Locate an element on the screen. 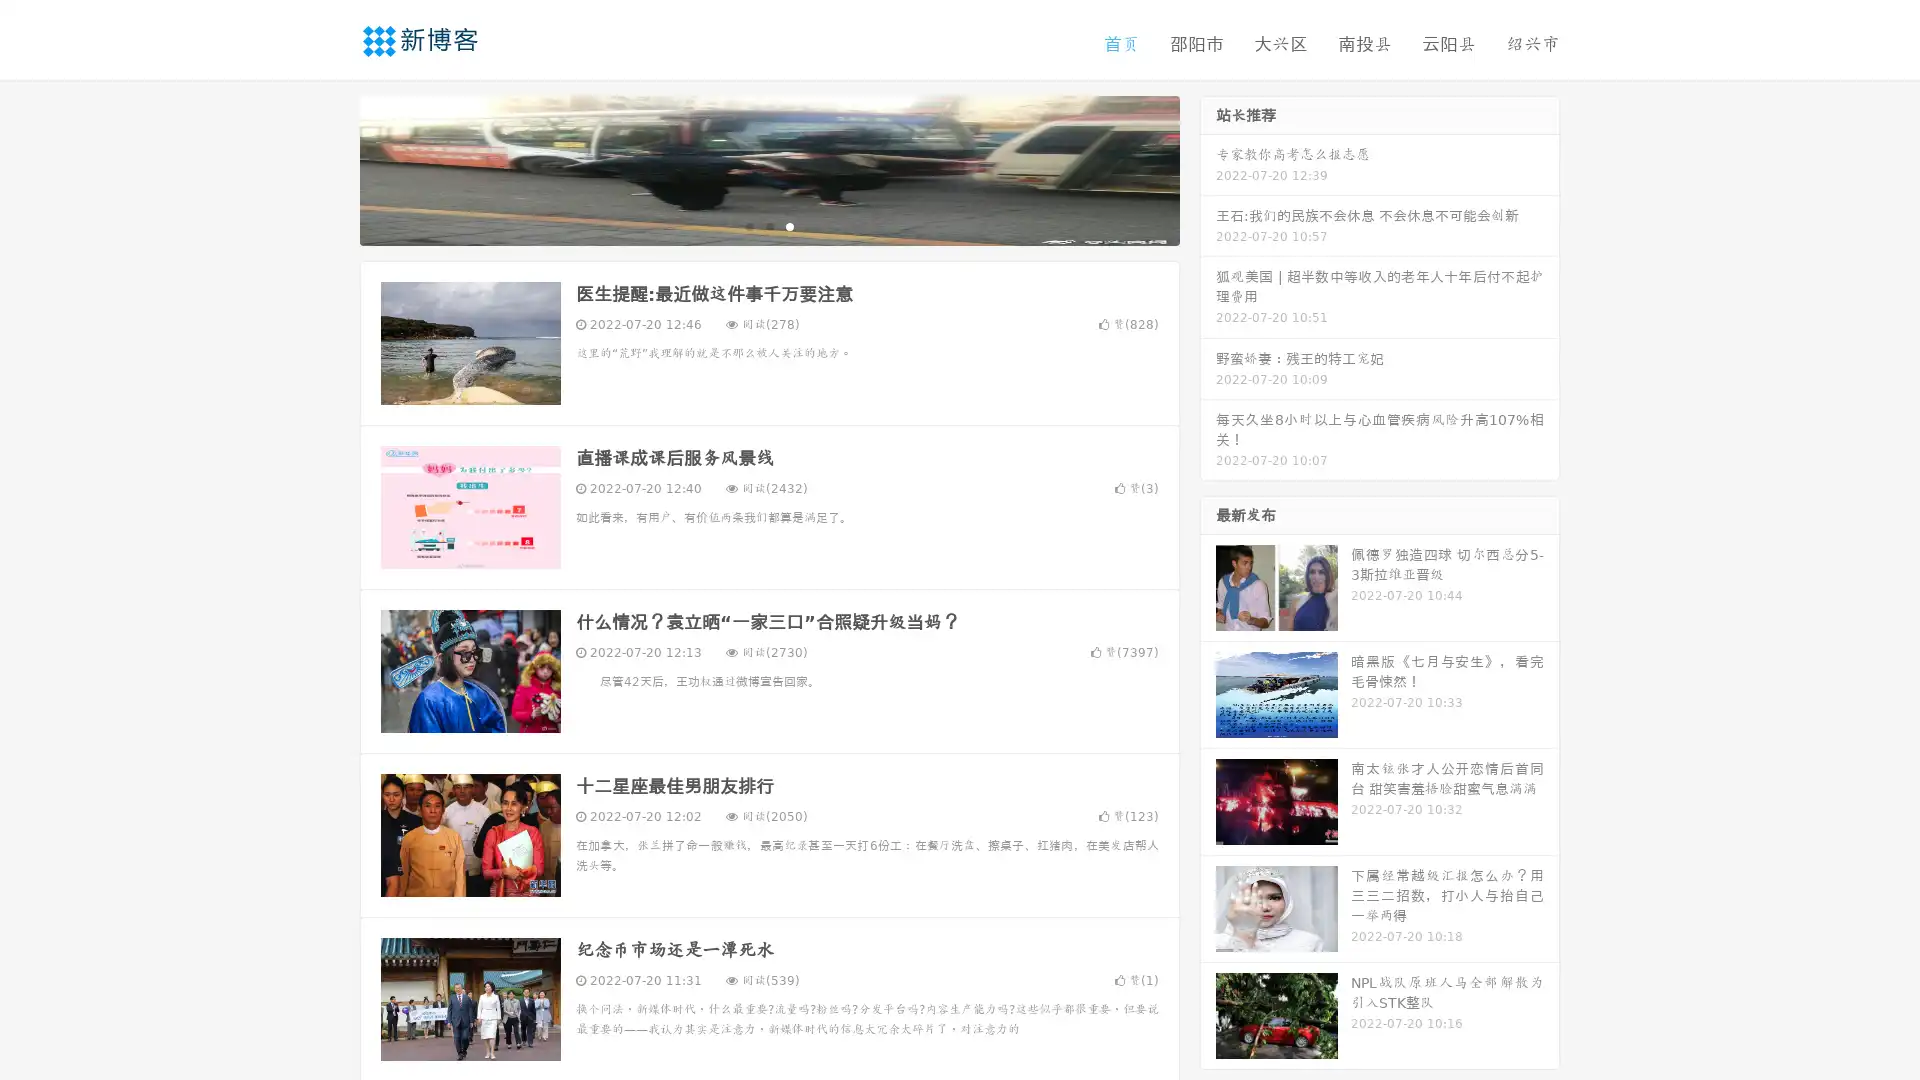 This screenshot has height=1080, width=1920. Previous slide is located at coordinates (330, 168).